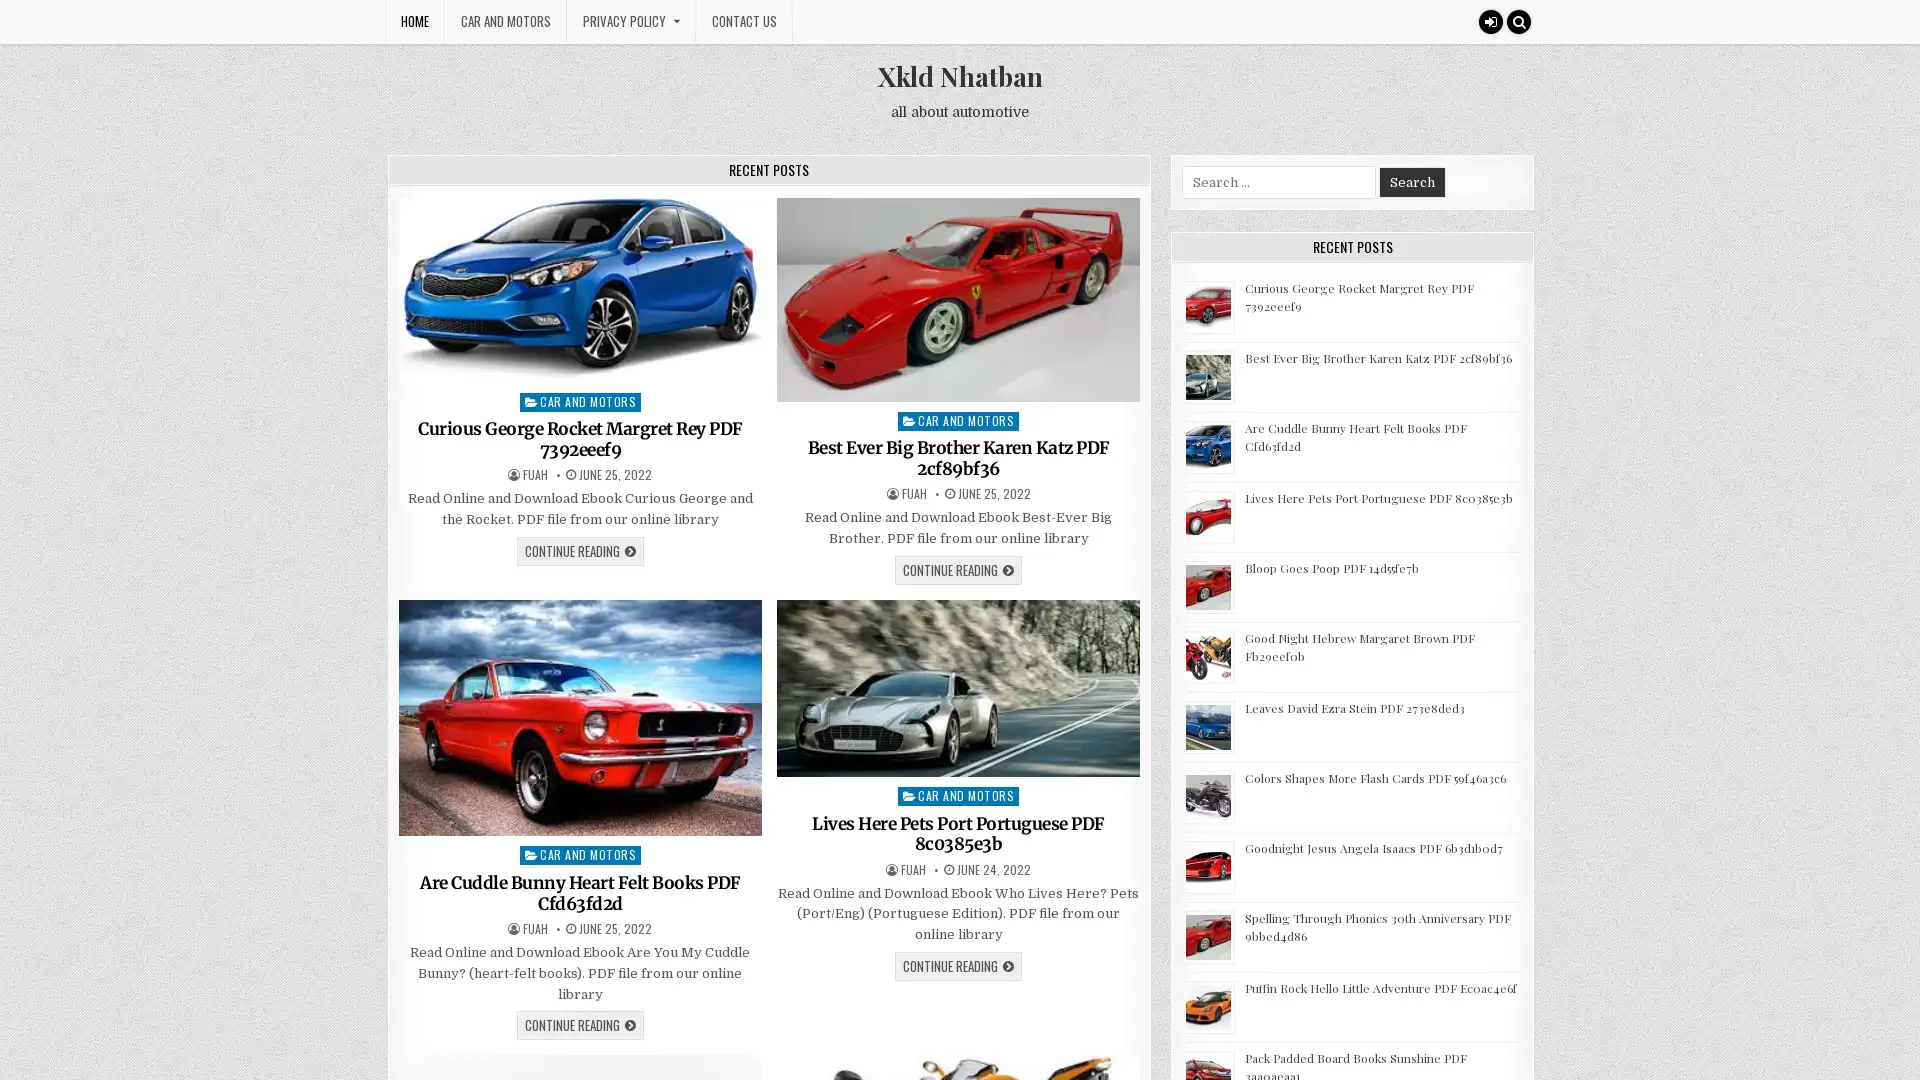 The width and height of the screenshot is (1920, 1080). I want to click on Search, so click(1411, 182).